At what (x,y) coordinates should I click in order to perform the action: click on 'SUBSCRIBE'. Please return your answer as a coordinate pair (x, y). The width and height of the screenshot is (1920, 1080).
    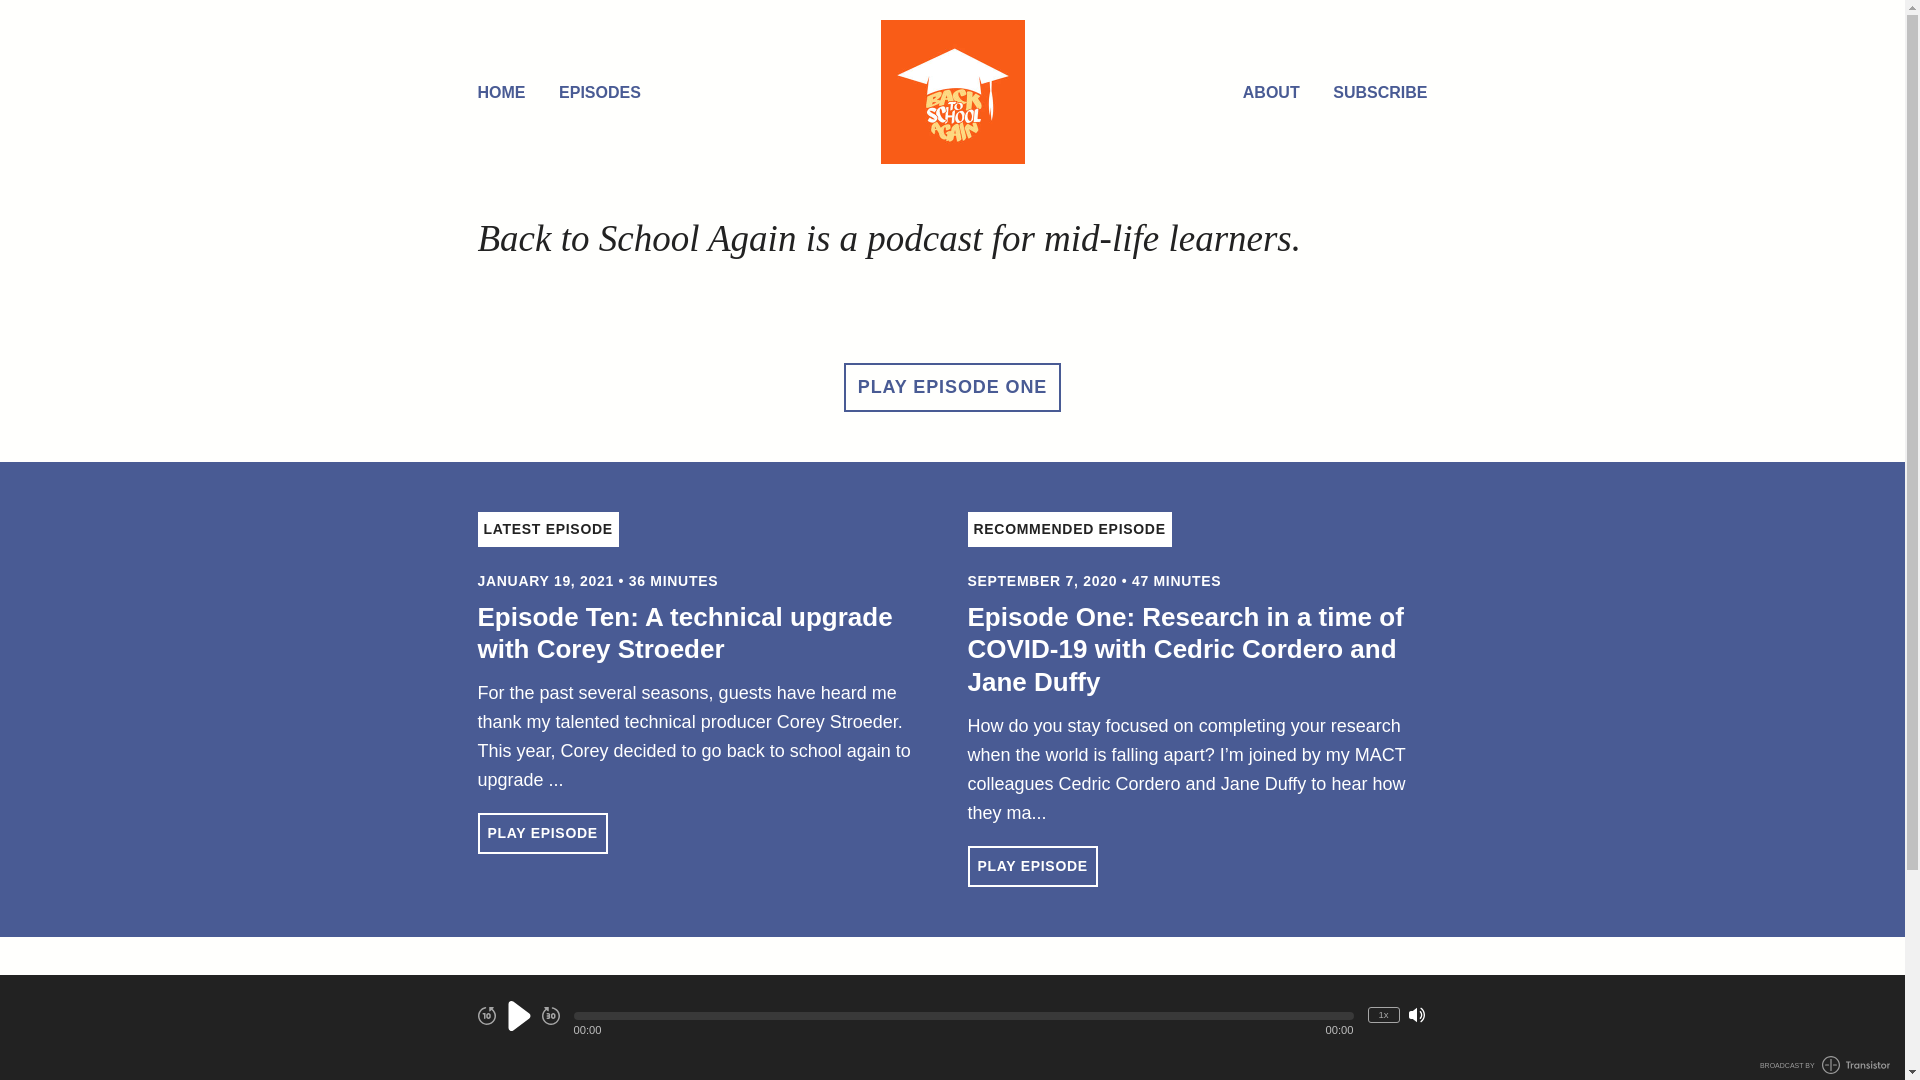
    Looking at the image, I should click on (1379, 93).